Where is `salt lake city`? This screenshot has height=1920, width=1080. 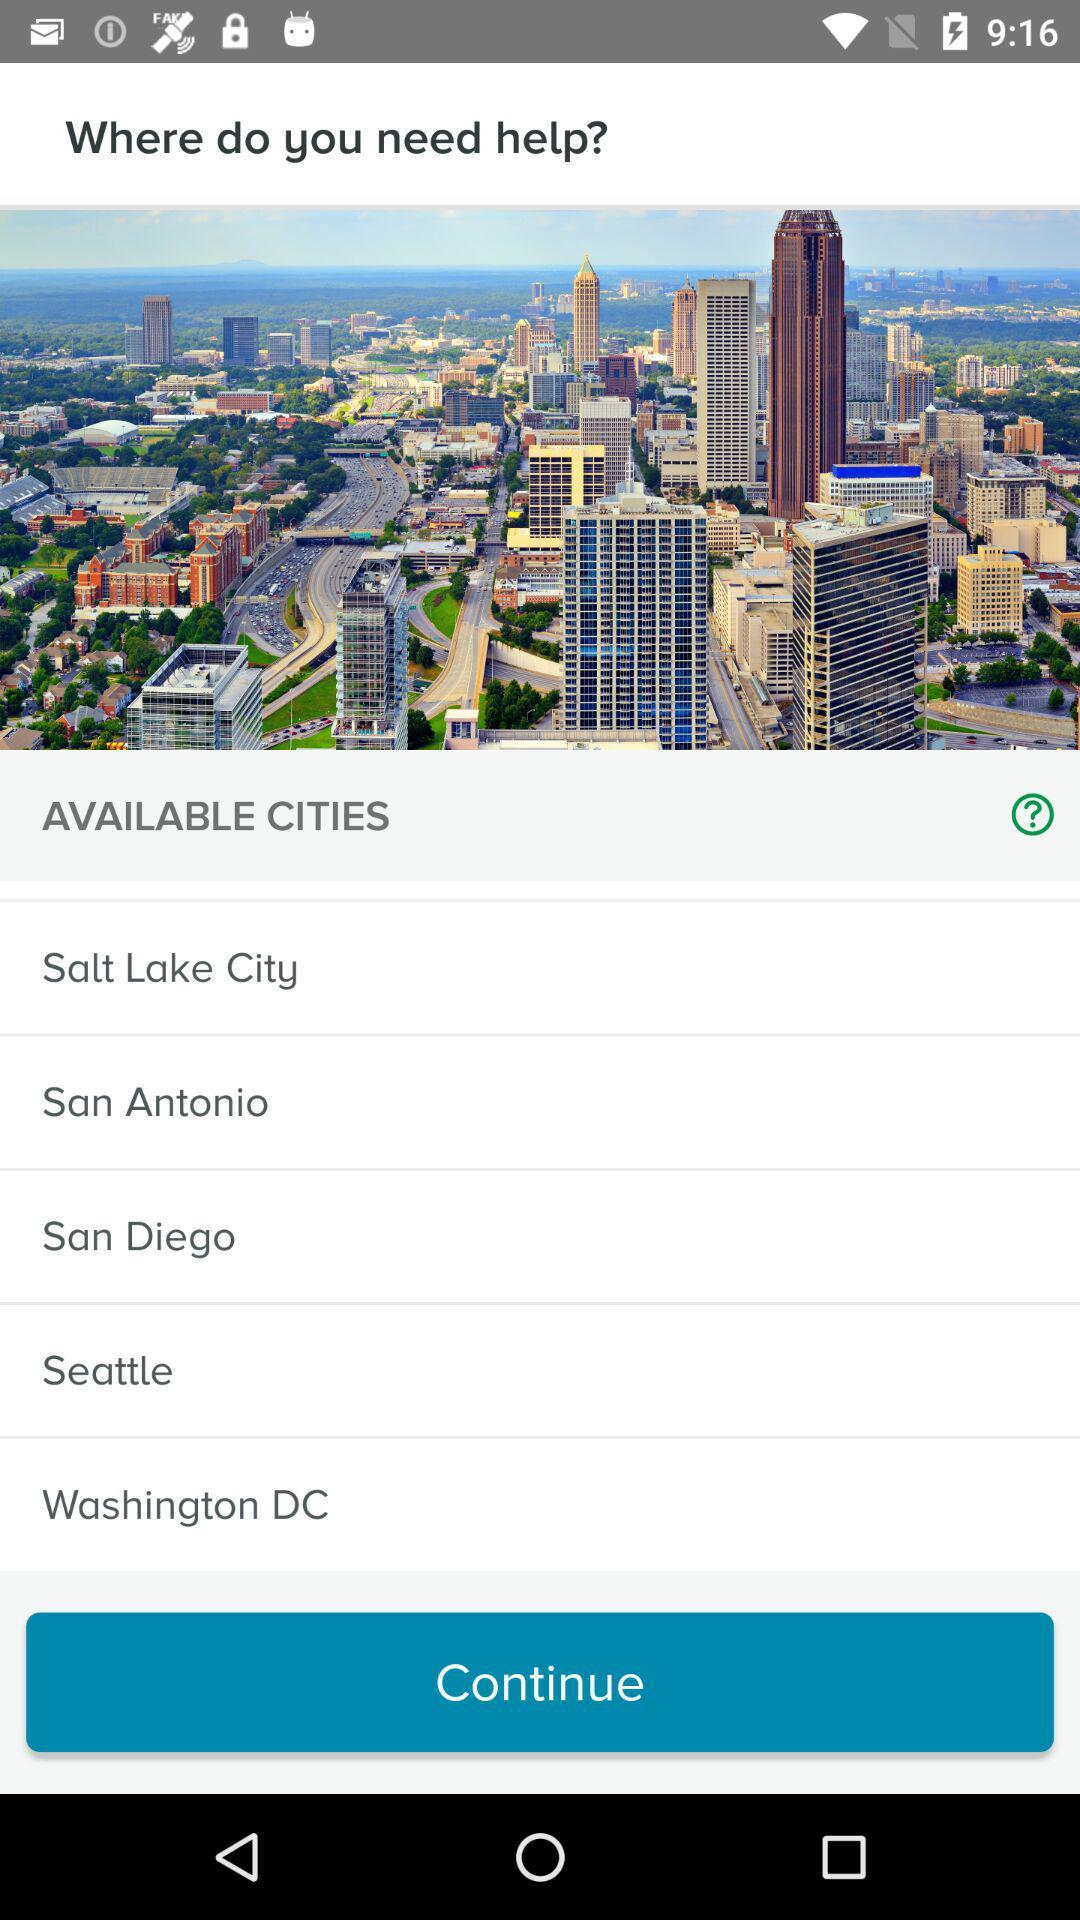
salt lake city is located at coordinates (169, 967).